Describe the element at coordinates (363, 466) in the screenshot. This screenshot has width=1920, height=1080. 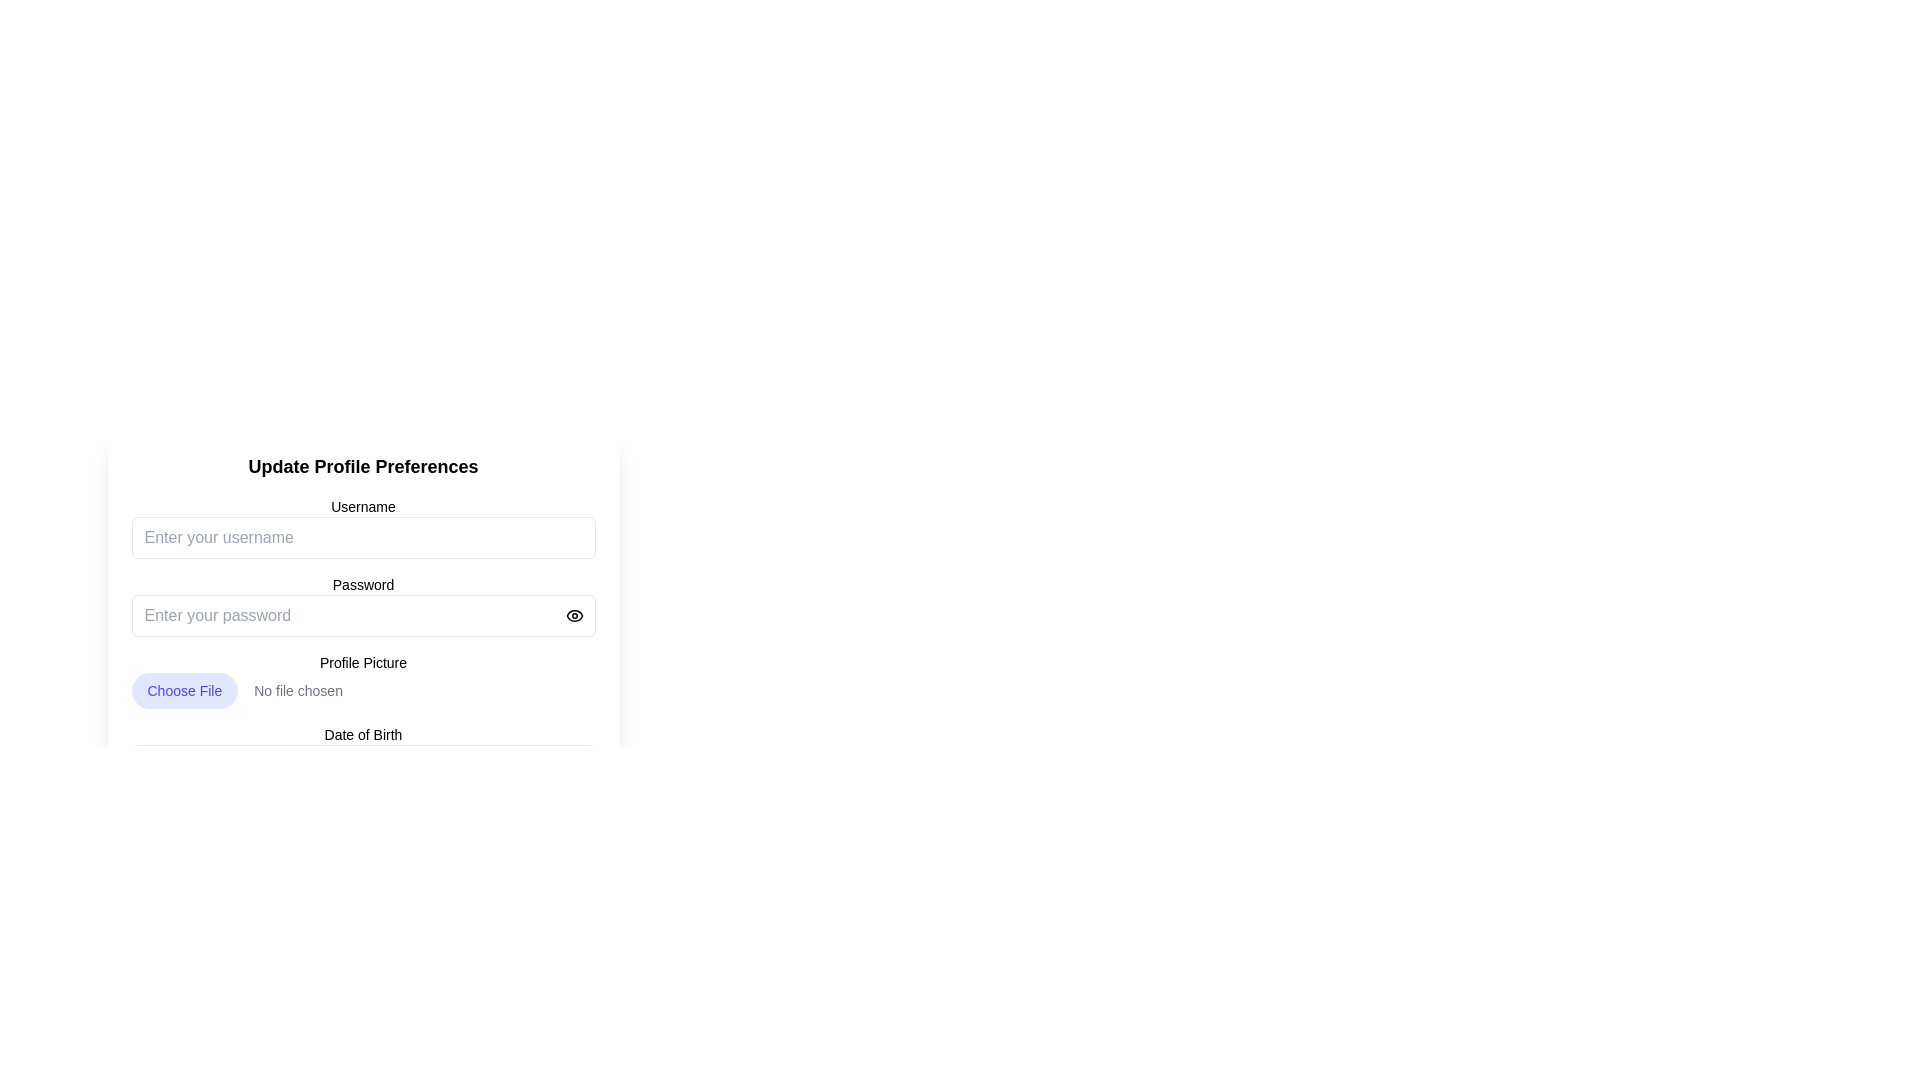
I see `the Static Text Header located at the top of the form that includes fields for 'Username', 'Password', 'Profile Picture', and 'Date of Birth'` at that location.